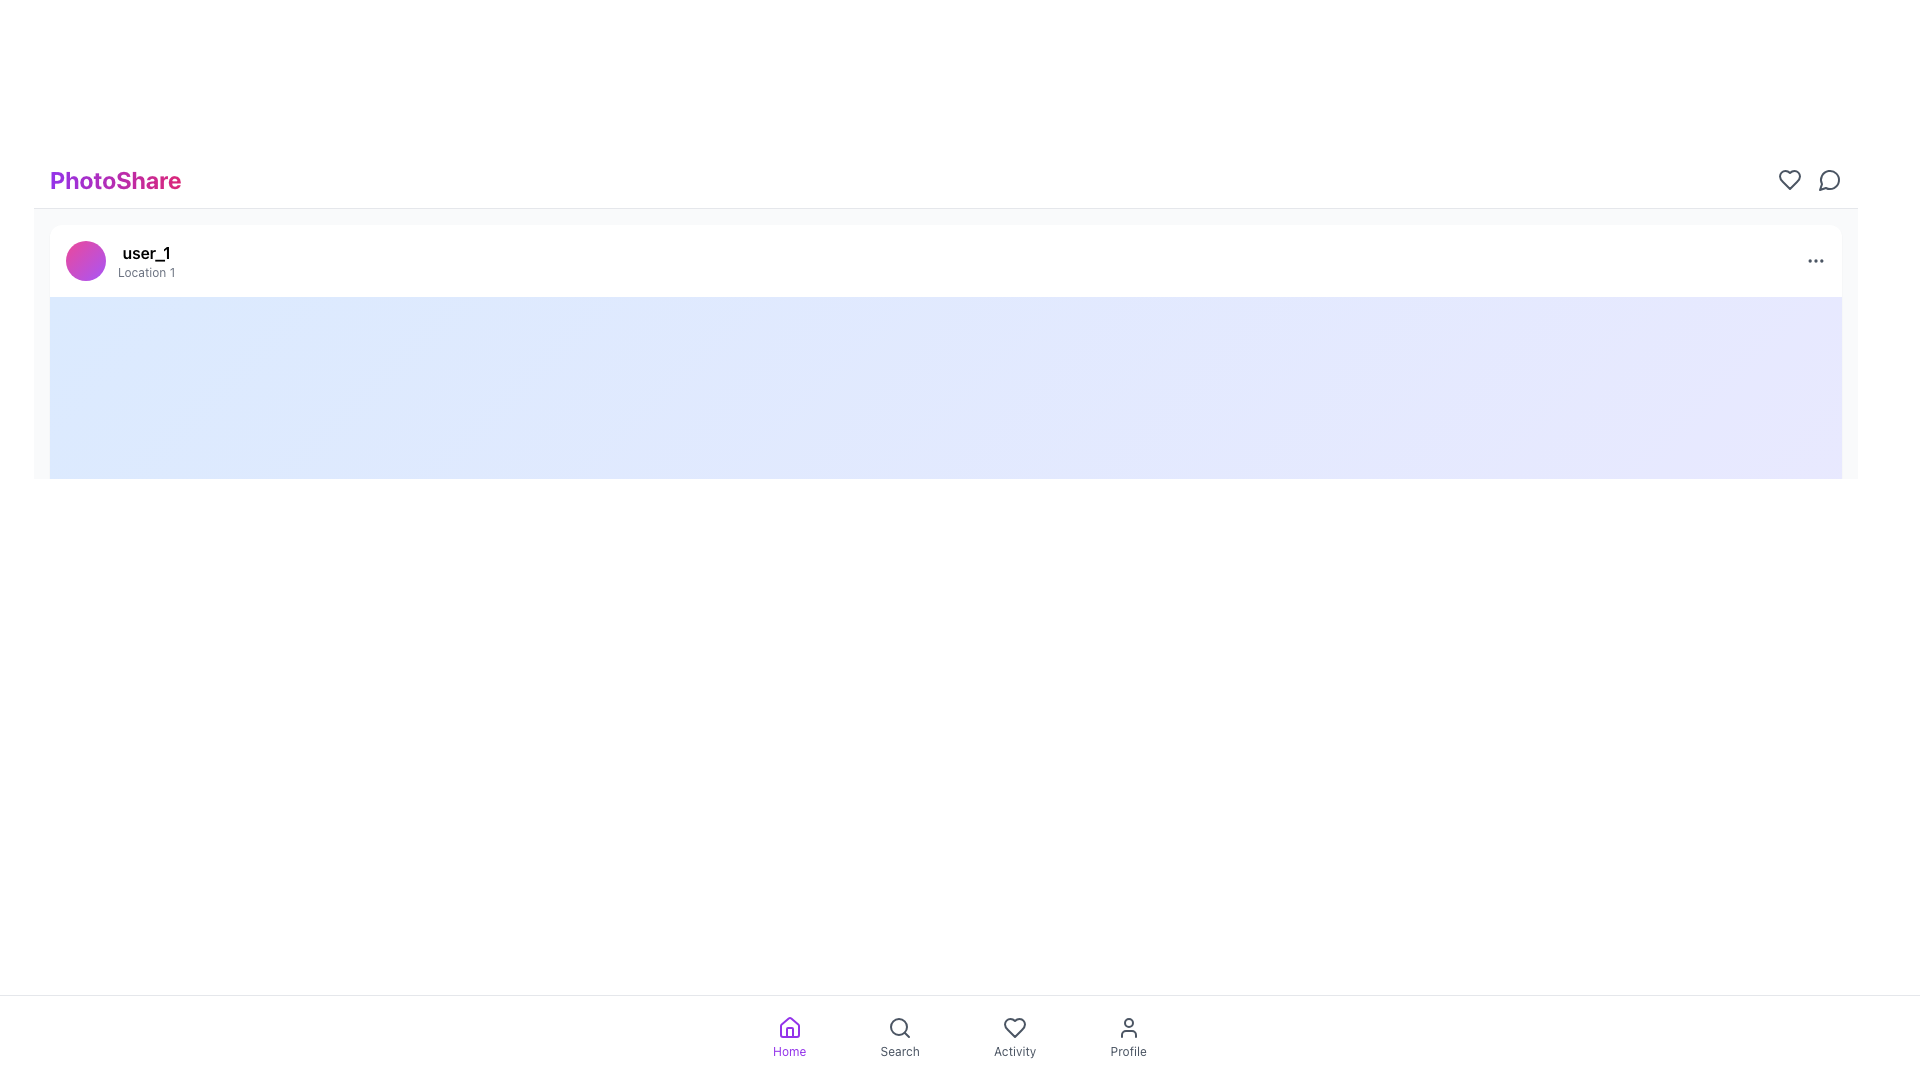  I want to click on the horizontal UI button group in the top-right corner of the 'PhotoShare' interface, so click(1809, 180).